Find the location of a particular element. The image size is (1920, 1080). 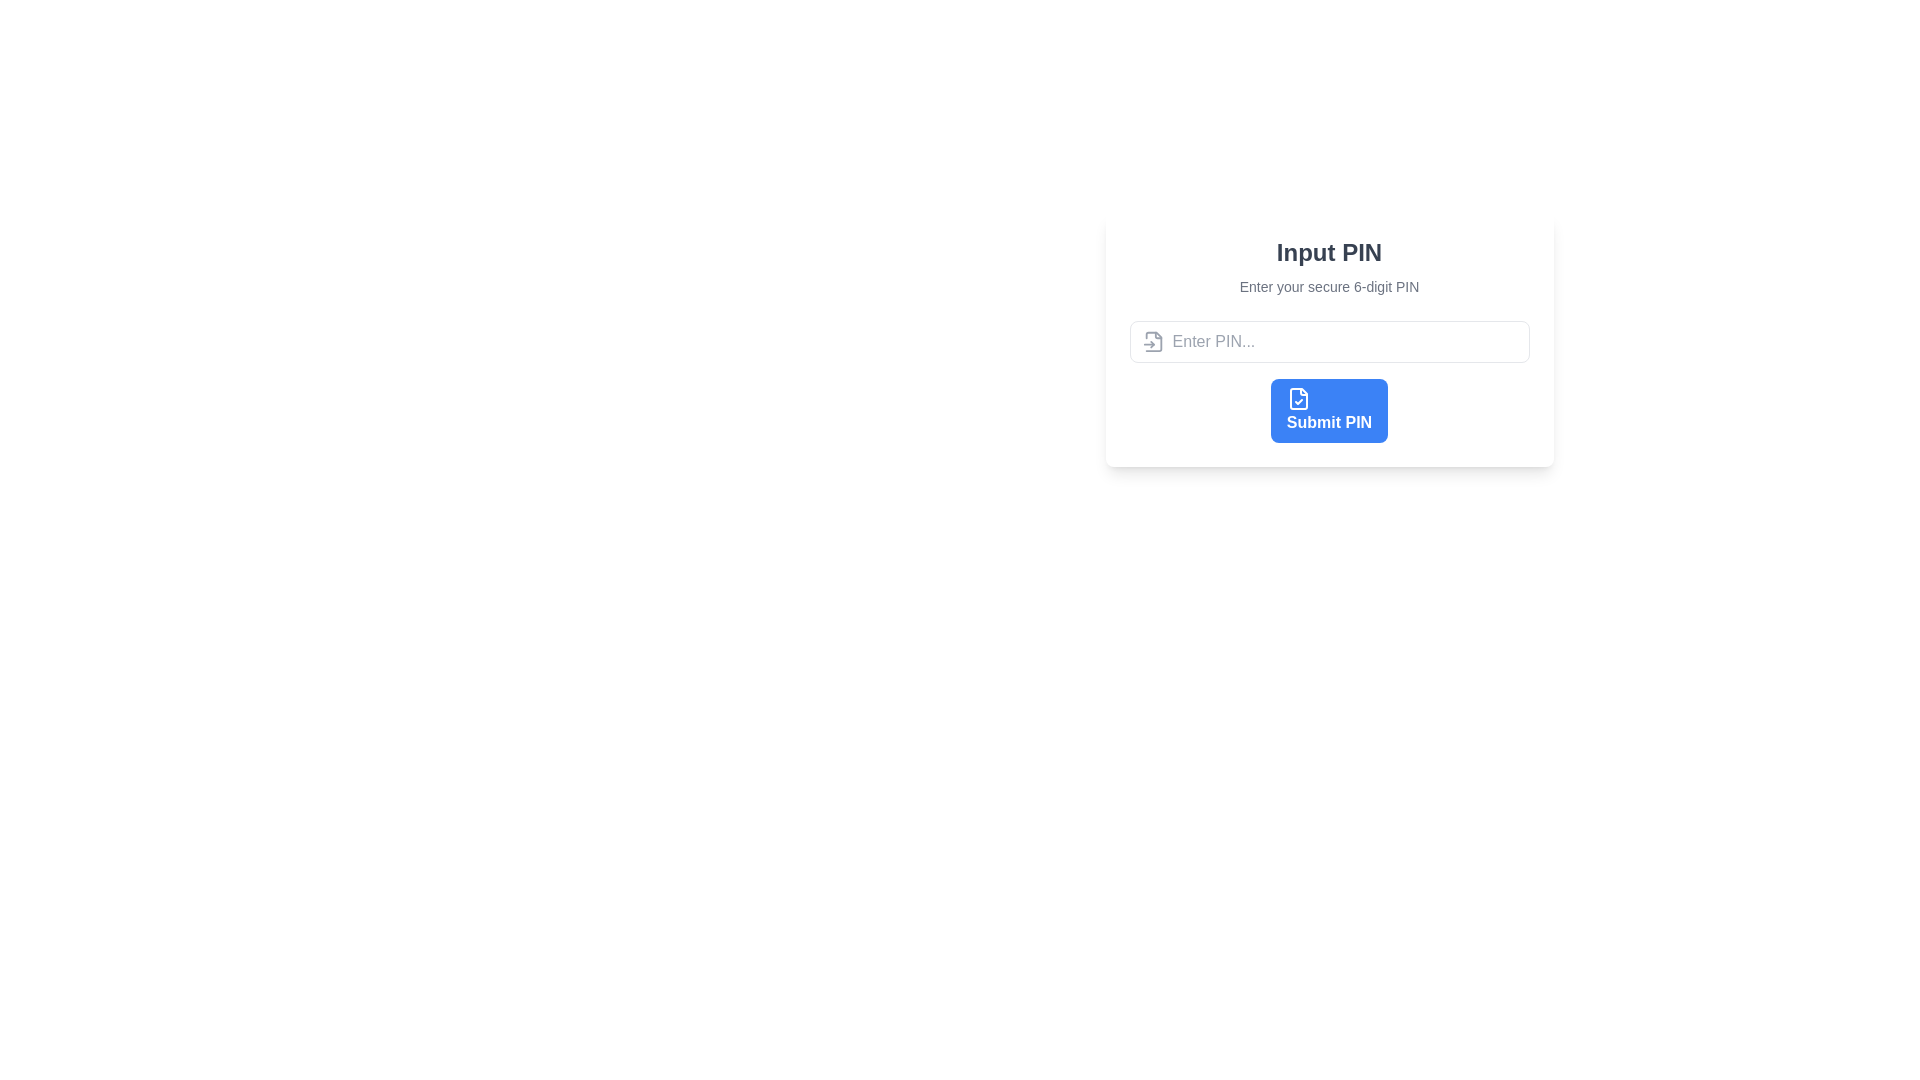

the submit button located below the 'Enter PIN...' input field to interact is located at coordinates (1329, 381).